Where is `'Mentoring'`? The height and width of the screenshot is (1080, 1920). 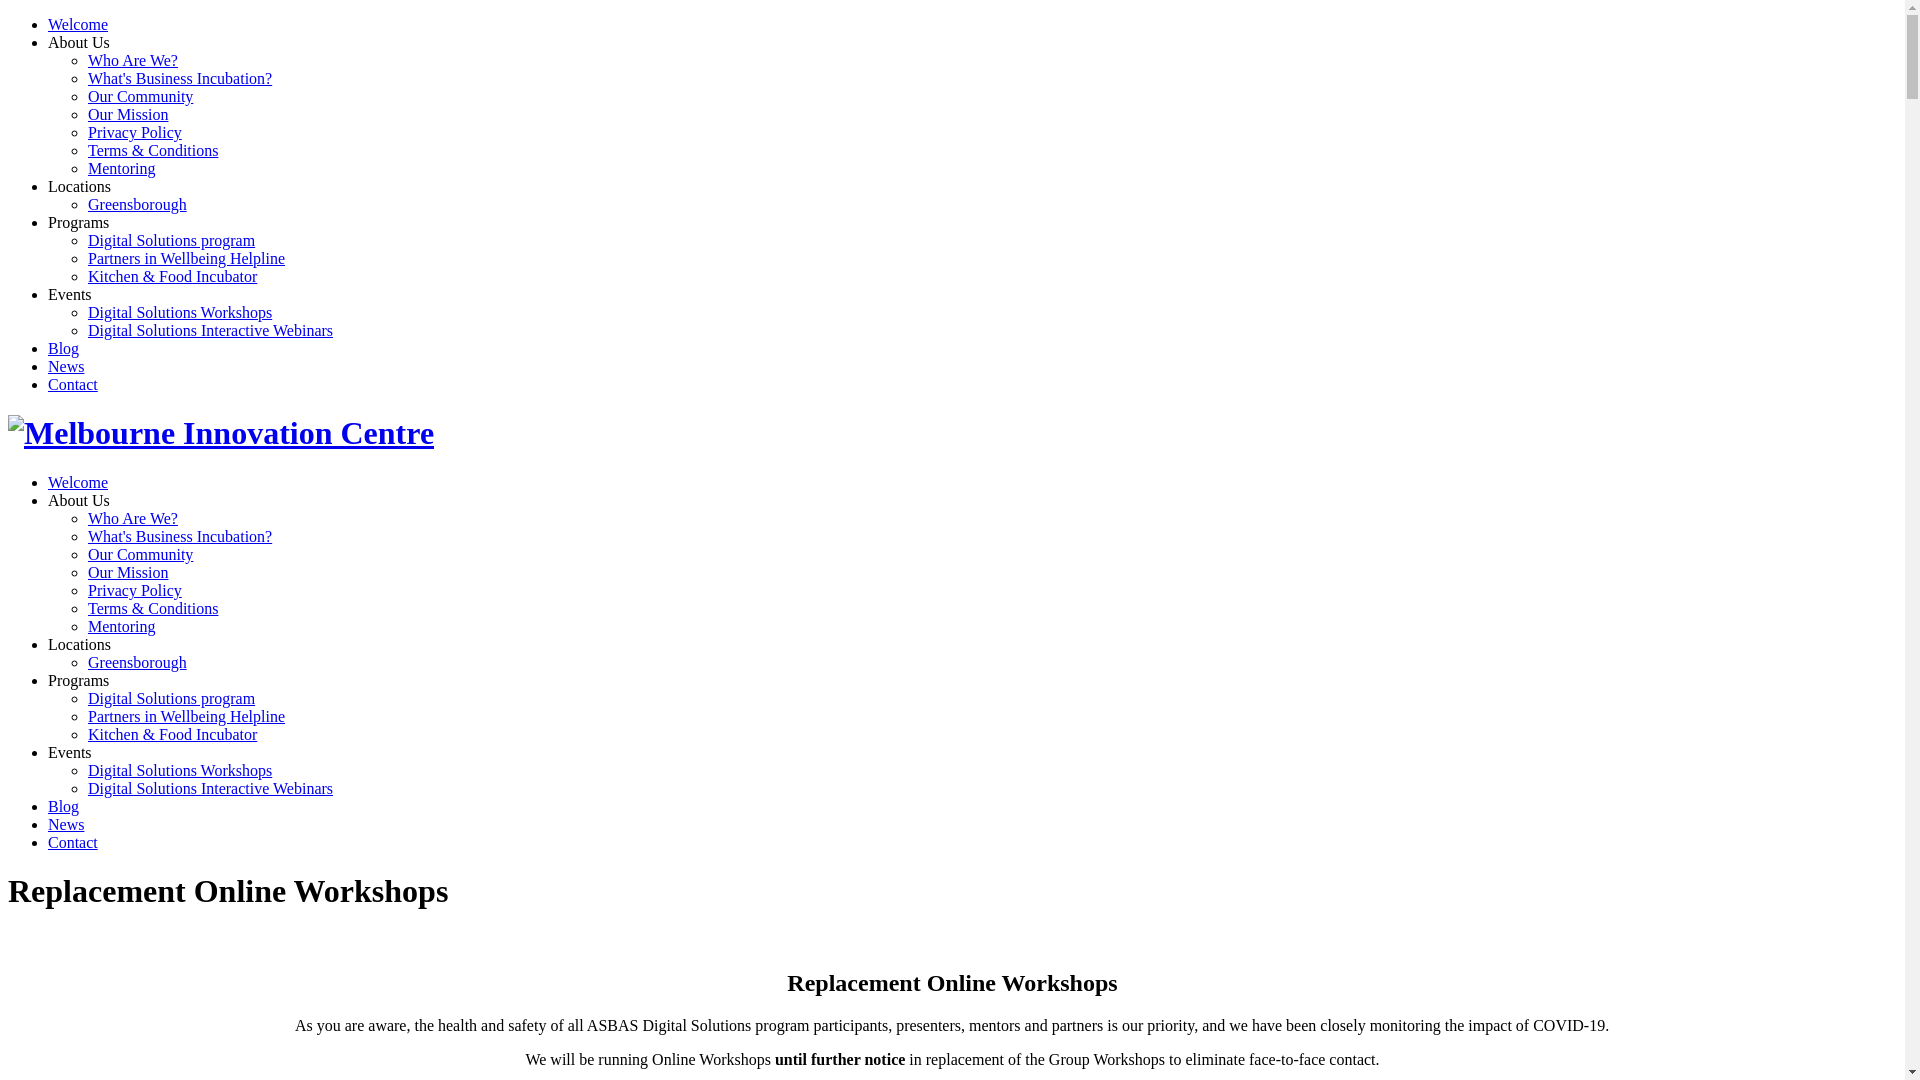 'Mentoring' is located at coordinates (120, 167).